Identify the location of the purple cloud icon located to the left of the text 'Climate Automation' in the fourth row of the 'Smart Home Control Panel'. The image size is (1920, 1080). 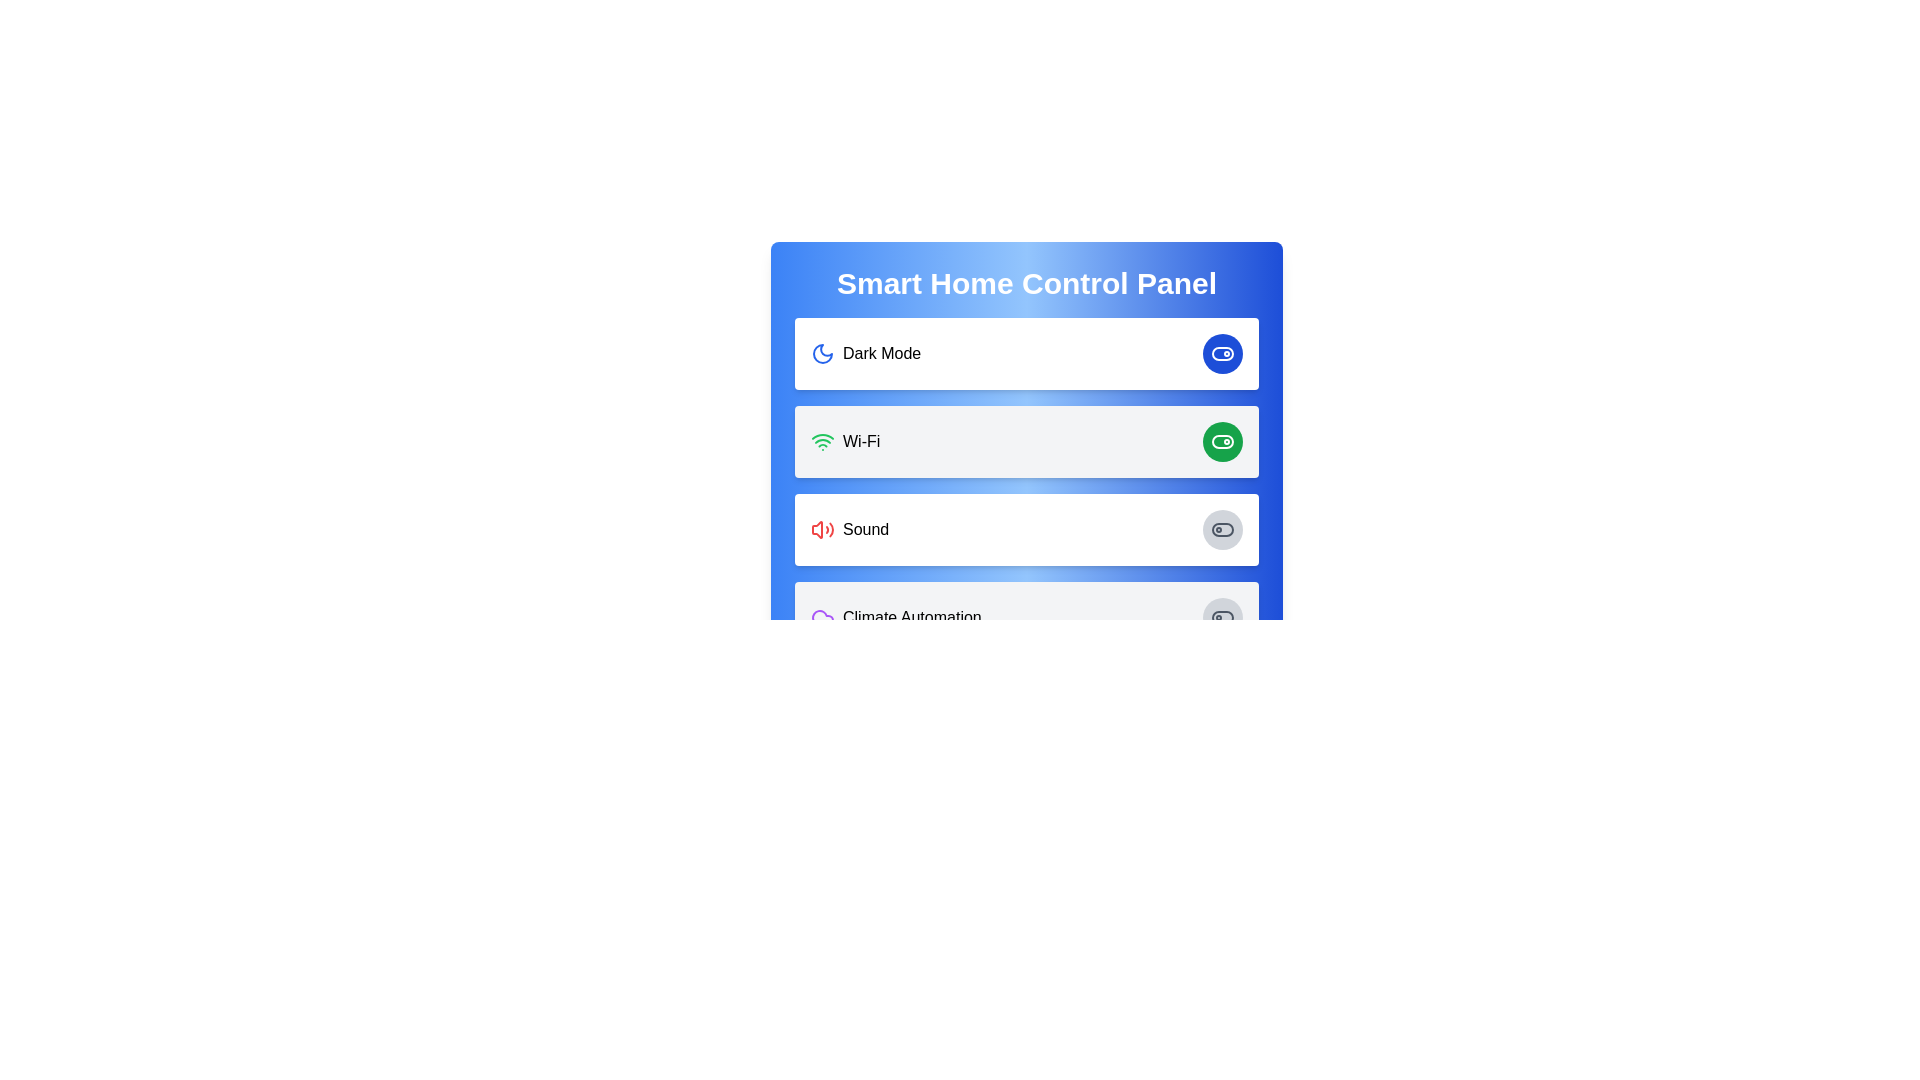
(822, 616).